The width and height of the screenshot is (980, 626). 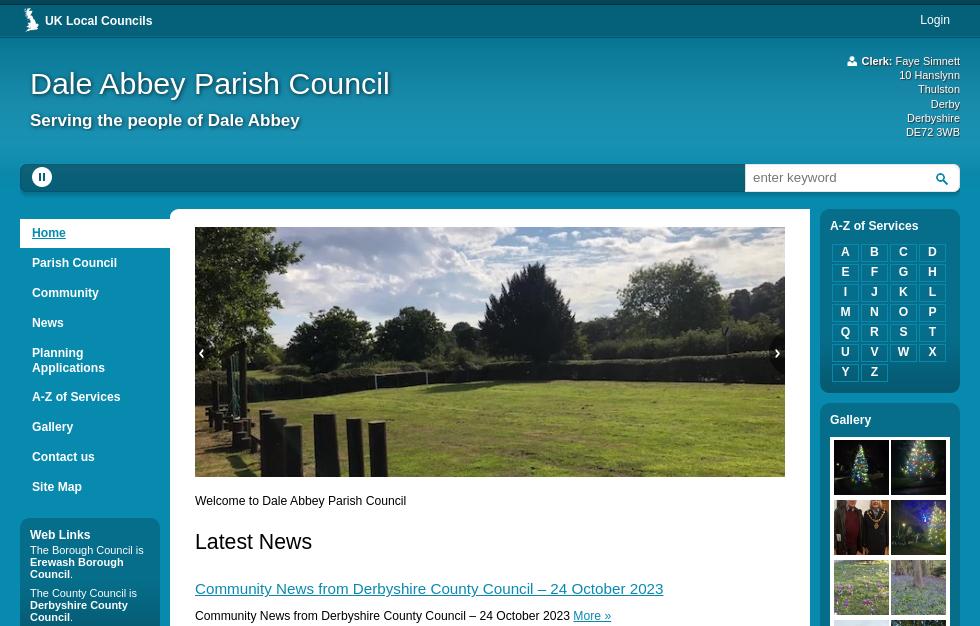 What do you see at coordinates (209, 82) in the screenshot?
I see `'Dale Abbey Parish Council'` at bounding box center [209, 82].